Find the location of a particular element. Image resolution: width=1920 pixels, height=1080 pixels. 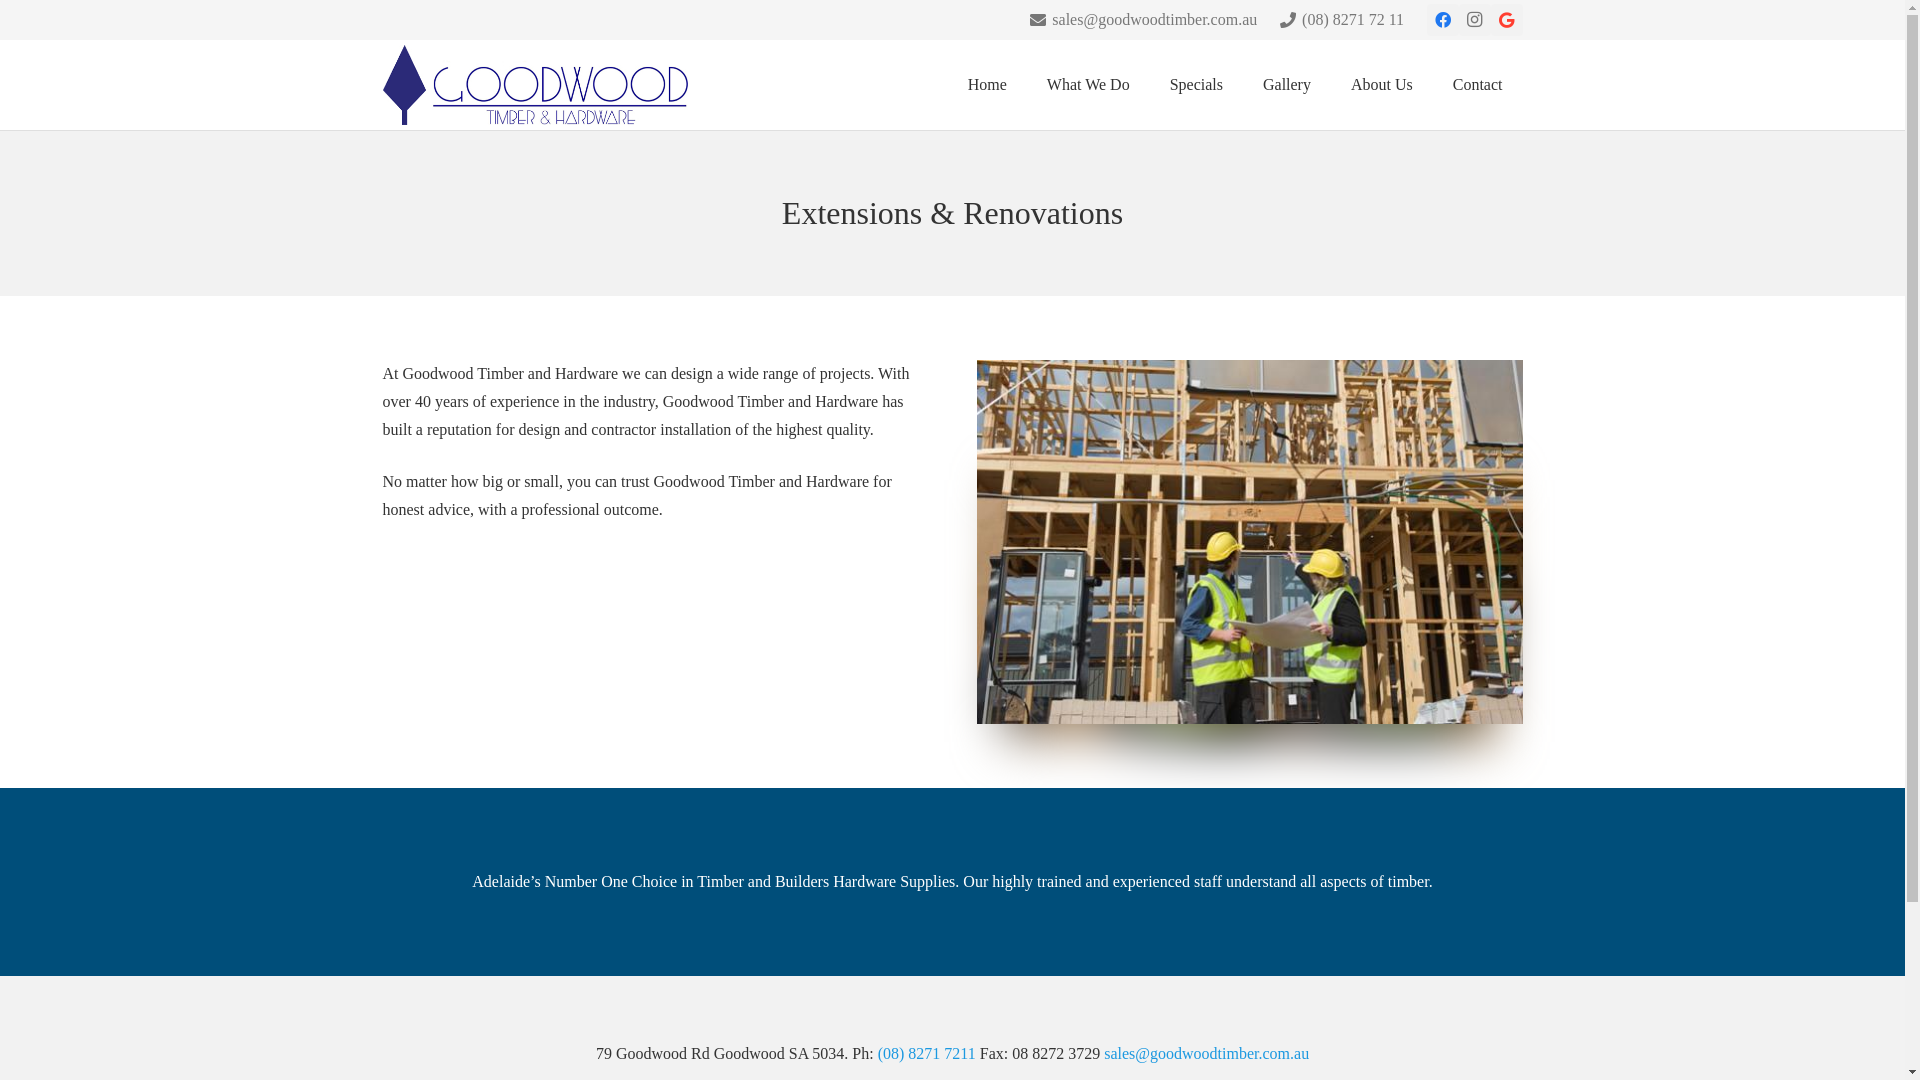

'About Us' is located at coordinates (1381, 83).